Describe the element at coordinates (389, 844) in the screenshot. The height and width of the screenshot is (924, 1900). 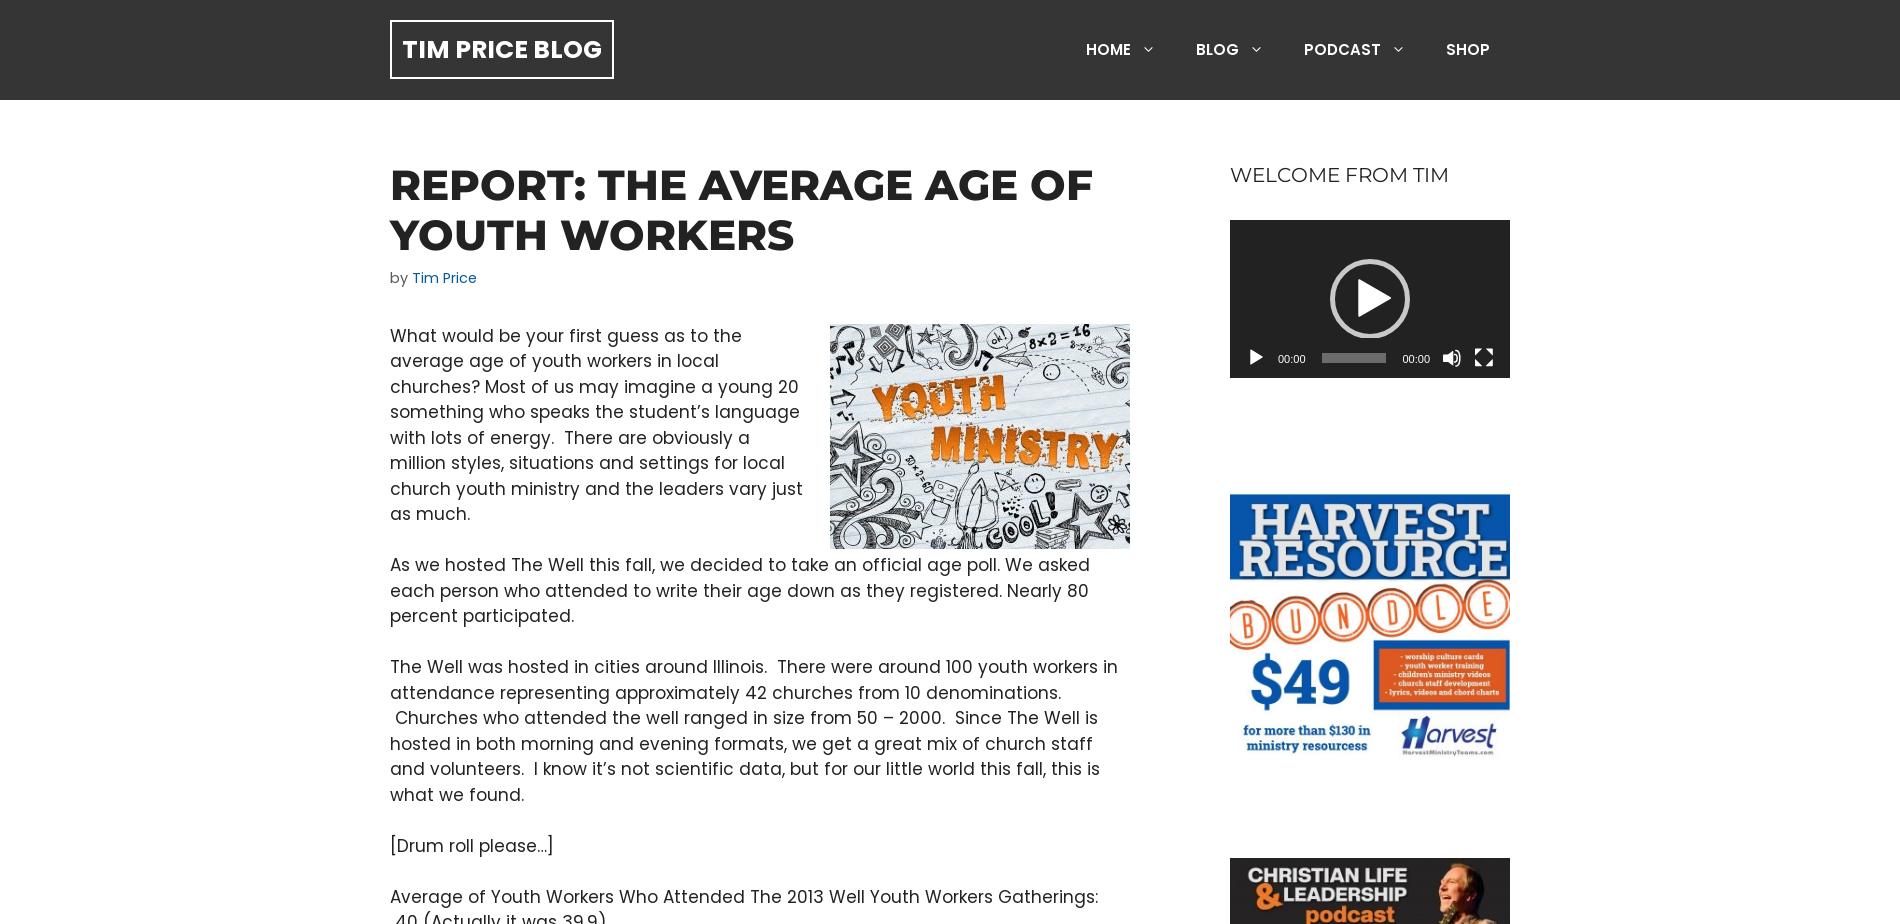
I see `'[Drum roll please…]'` at that location.